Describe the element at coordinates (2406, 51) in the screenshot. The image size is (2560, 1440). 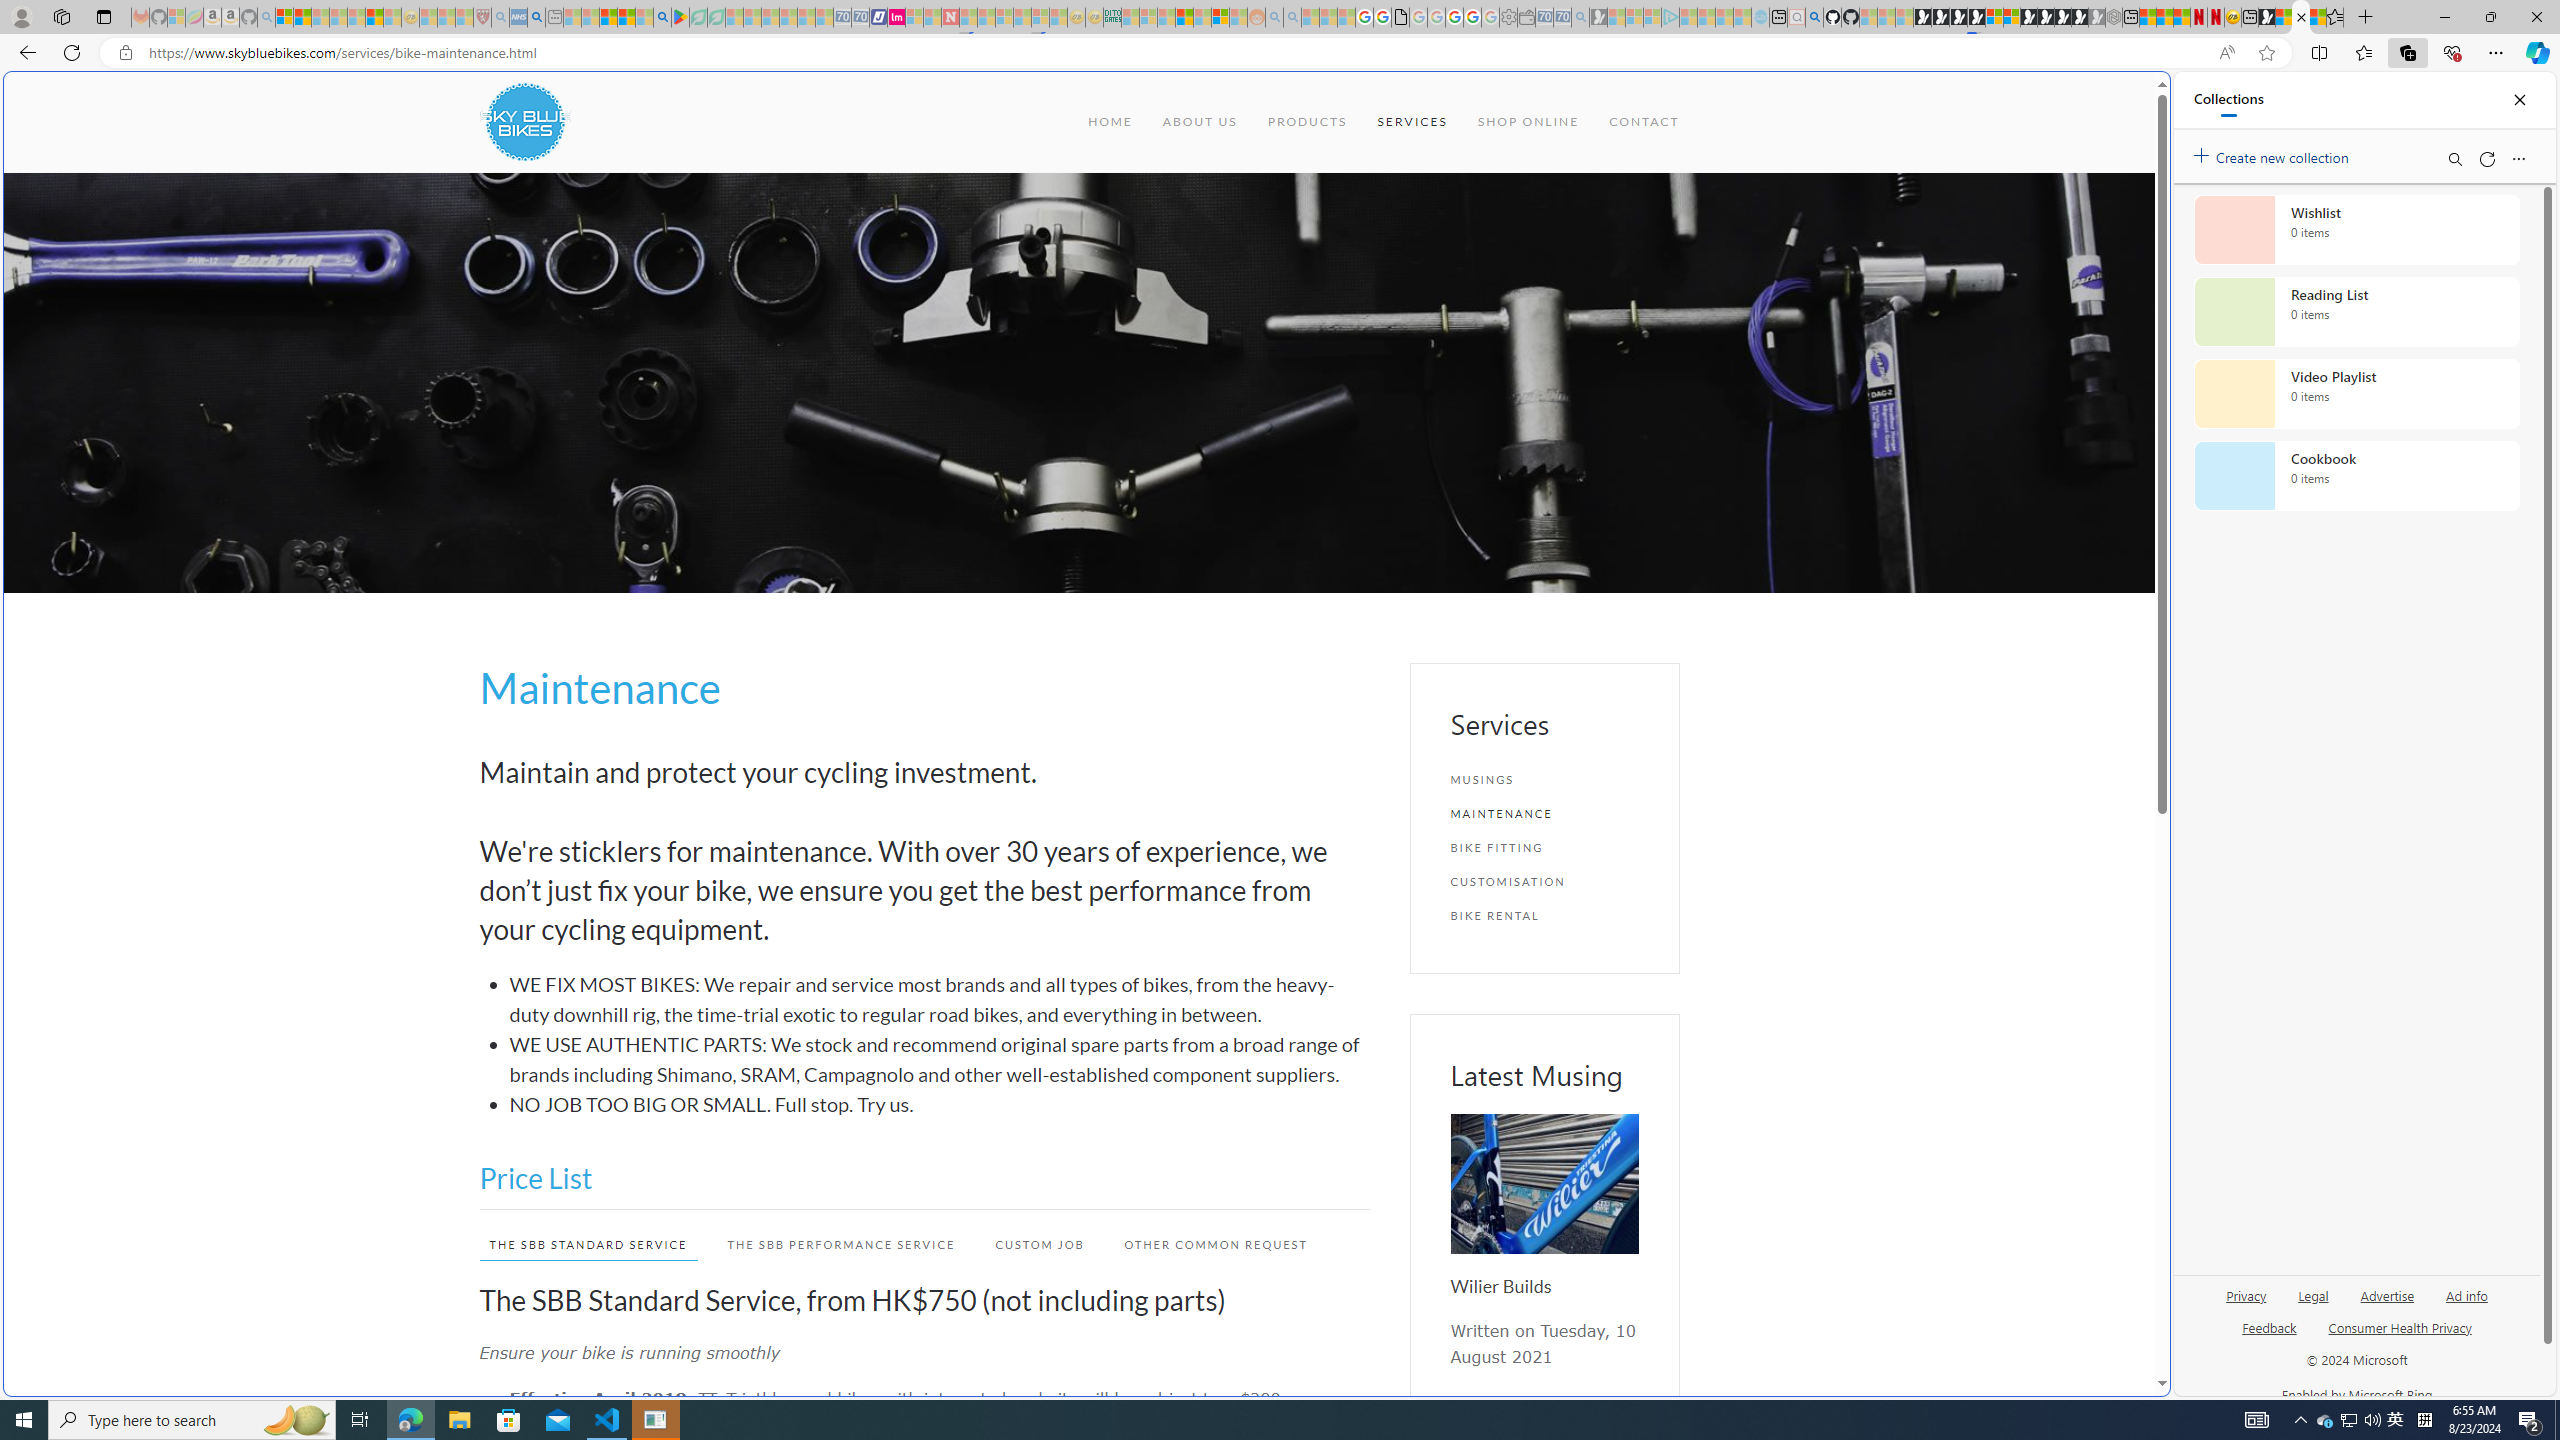
I see `'Collections'` at that location.